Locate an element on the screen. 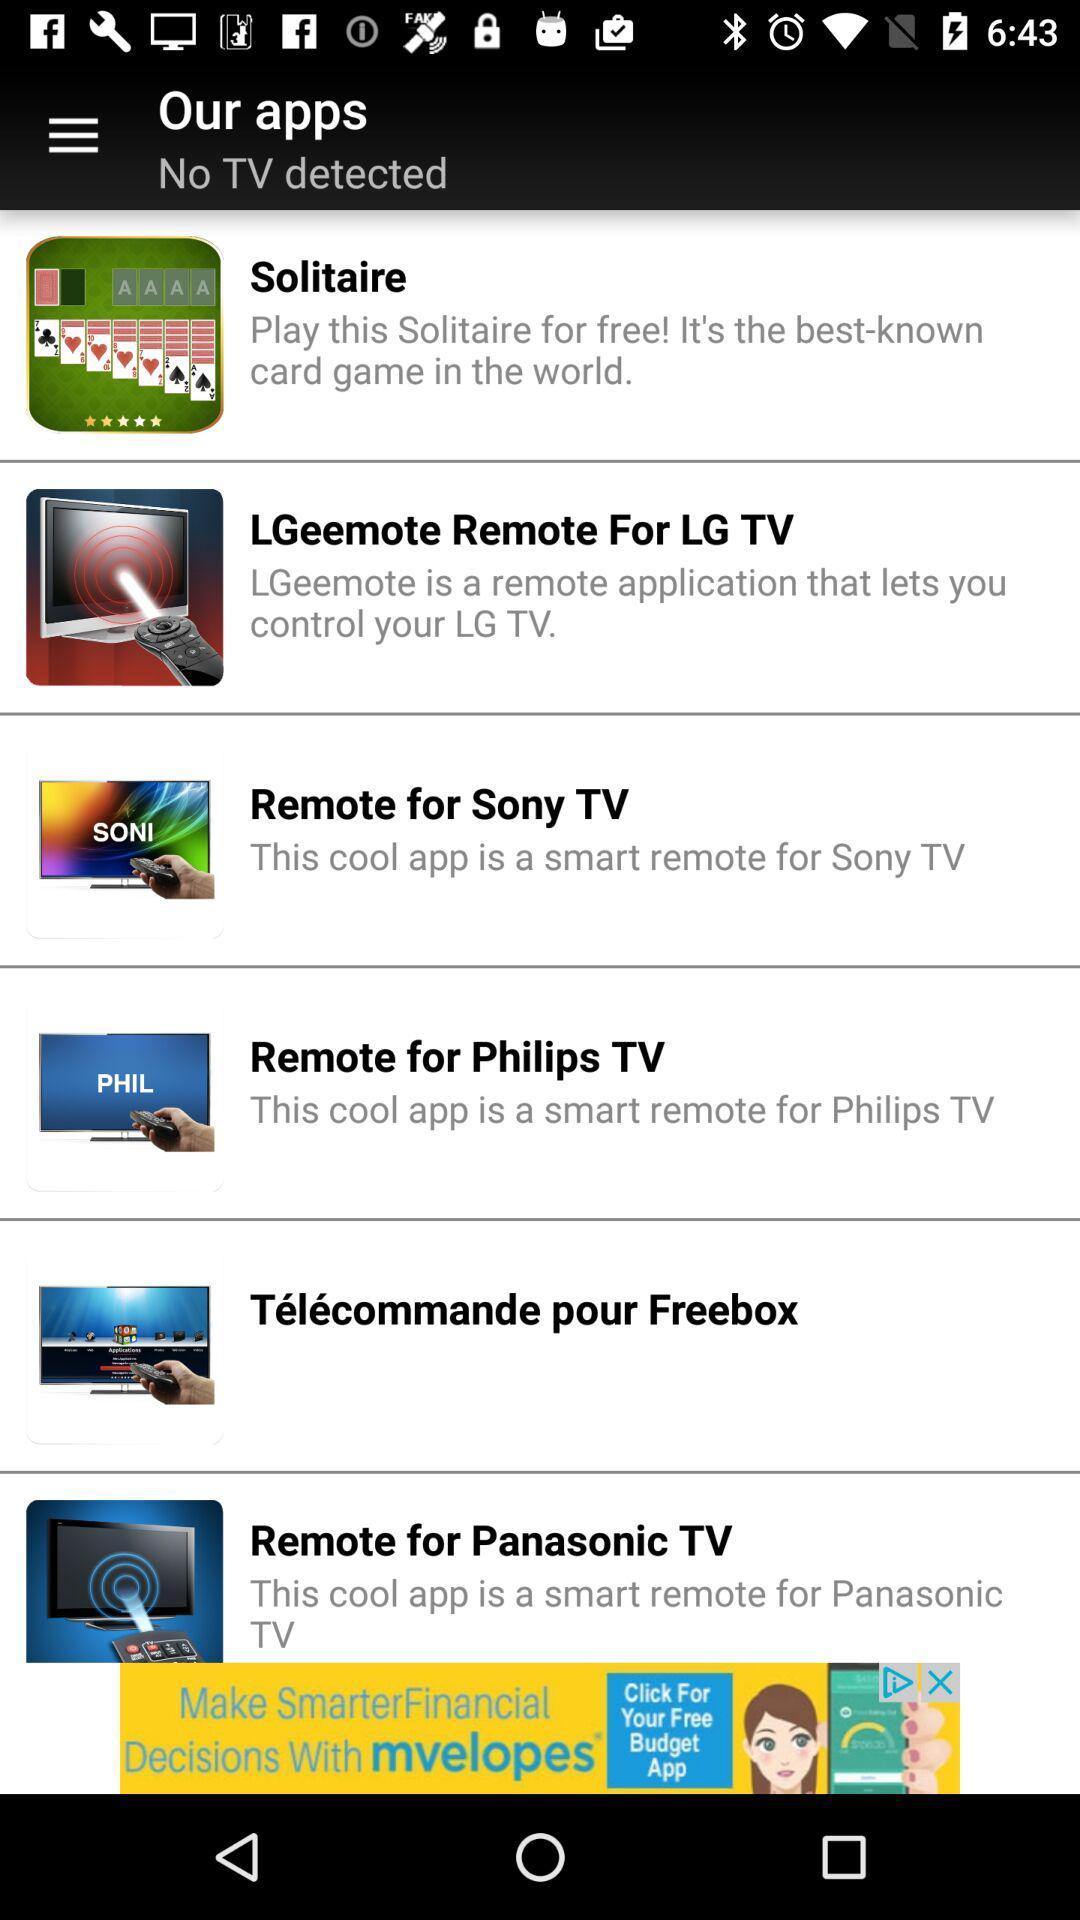 This screenshot has height=1920, width=1080. to see about add is located at coordinates (540, 1727).